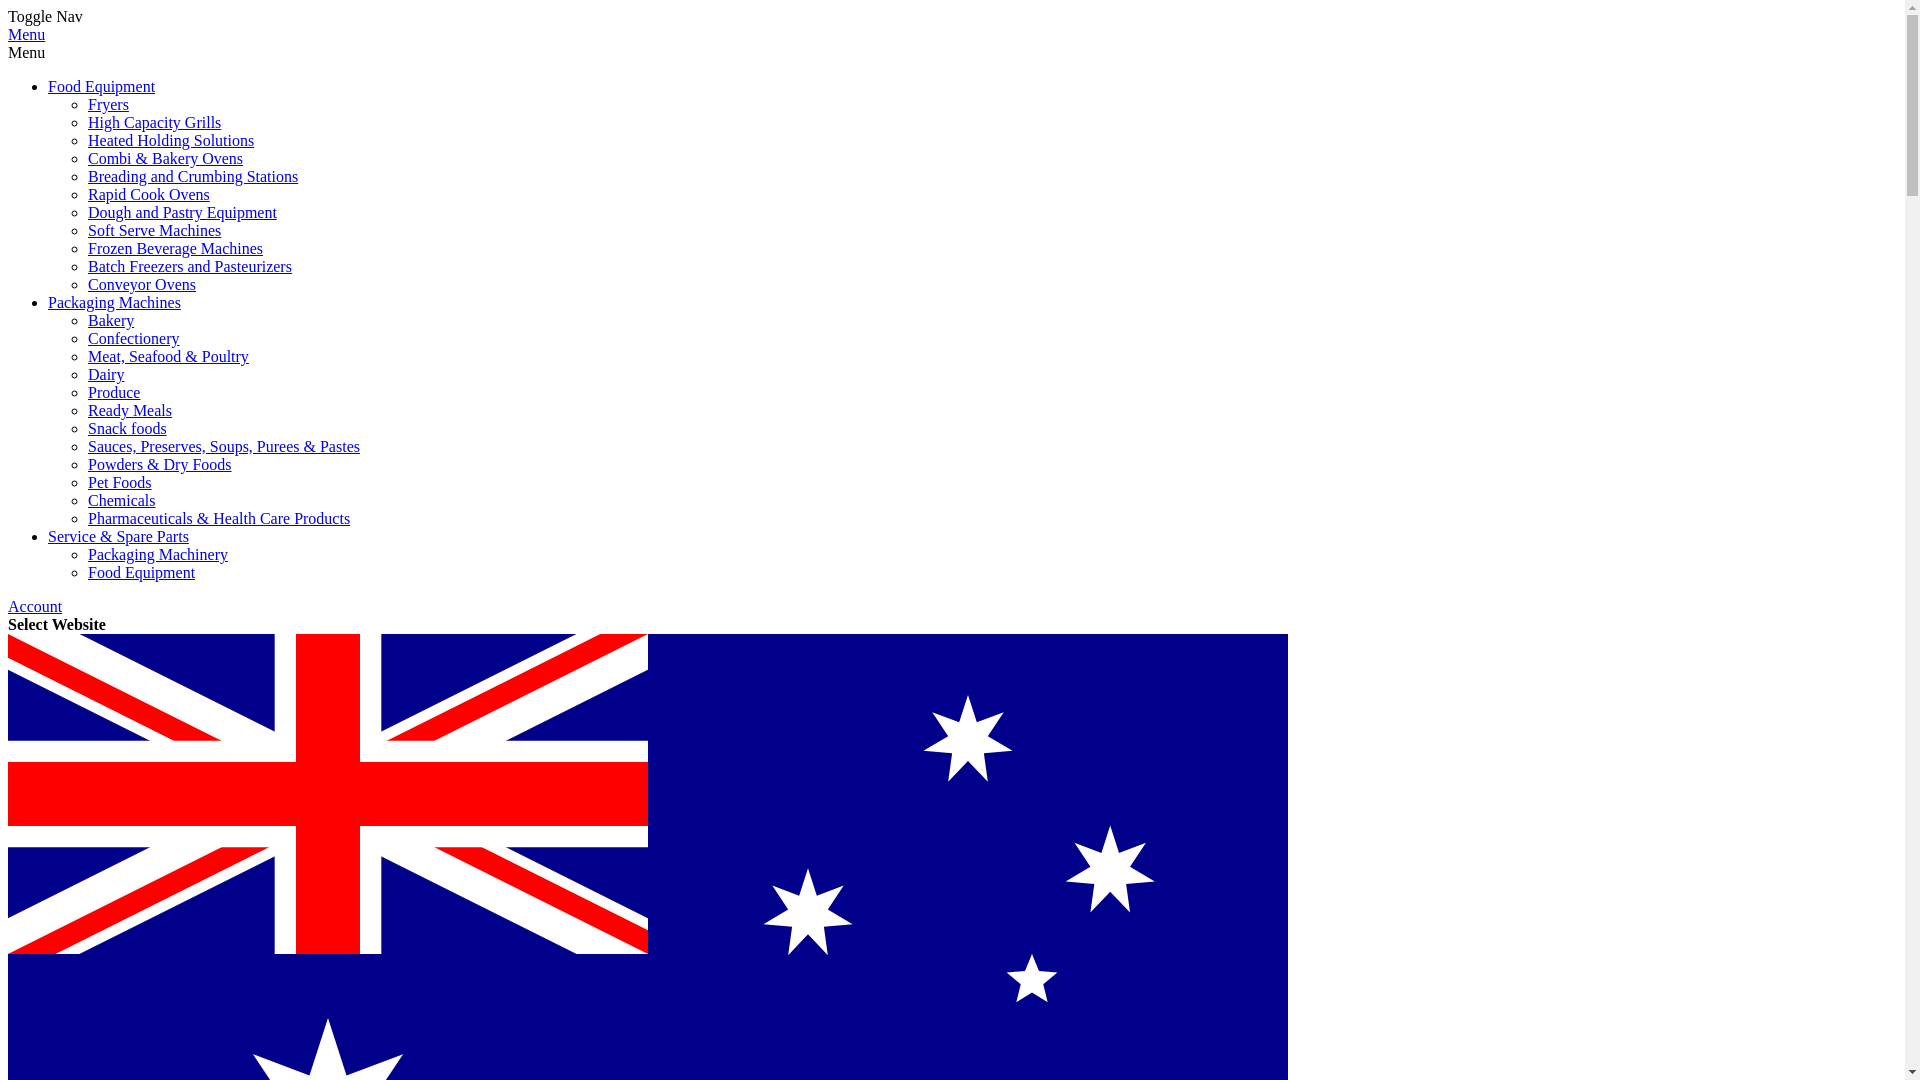 The image size is (1920, 1080). What do you see at coordinates (126, 427) in the screenshot?
I see `'Snack foods'` at bounding box center [126, 427].